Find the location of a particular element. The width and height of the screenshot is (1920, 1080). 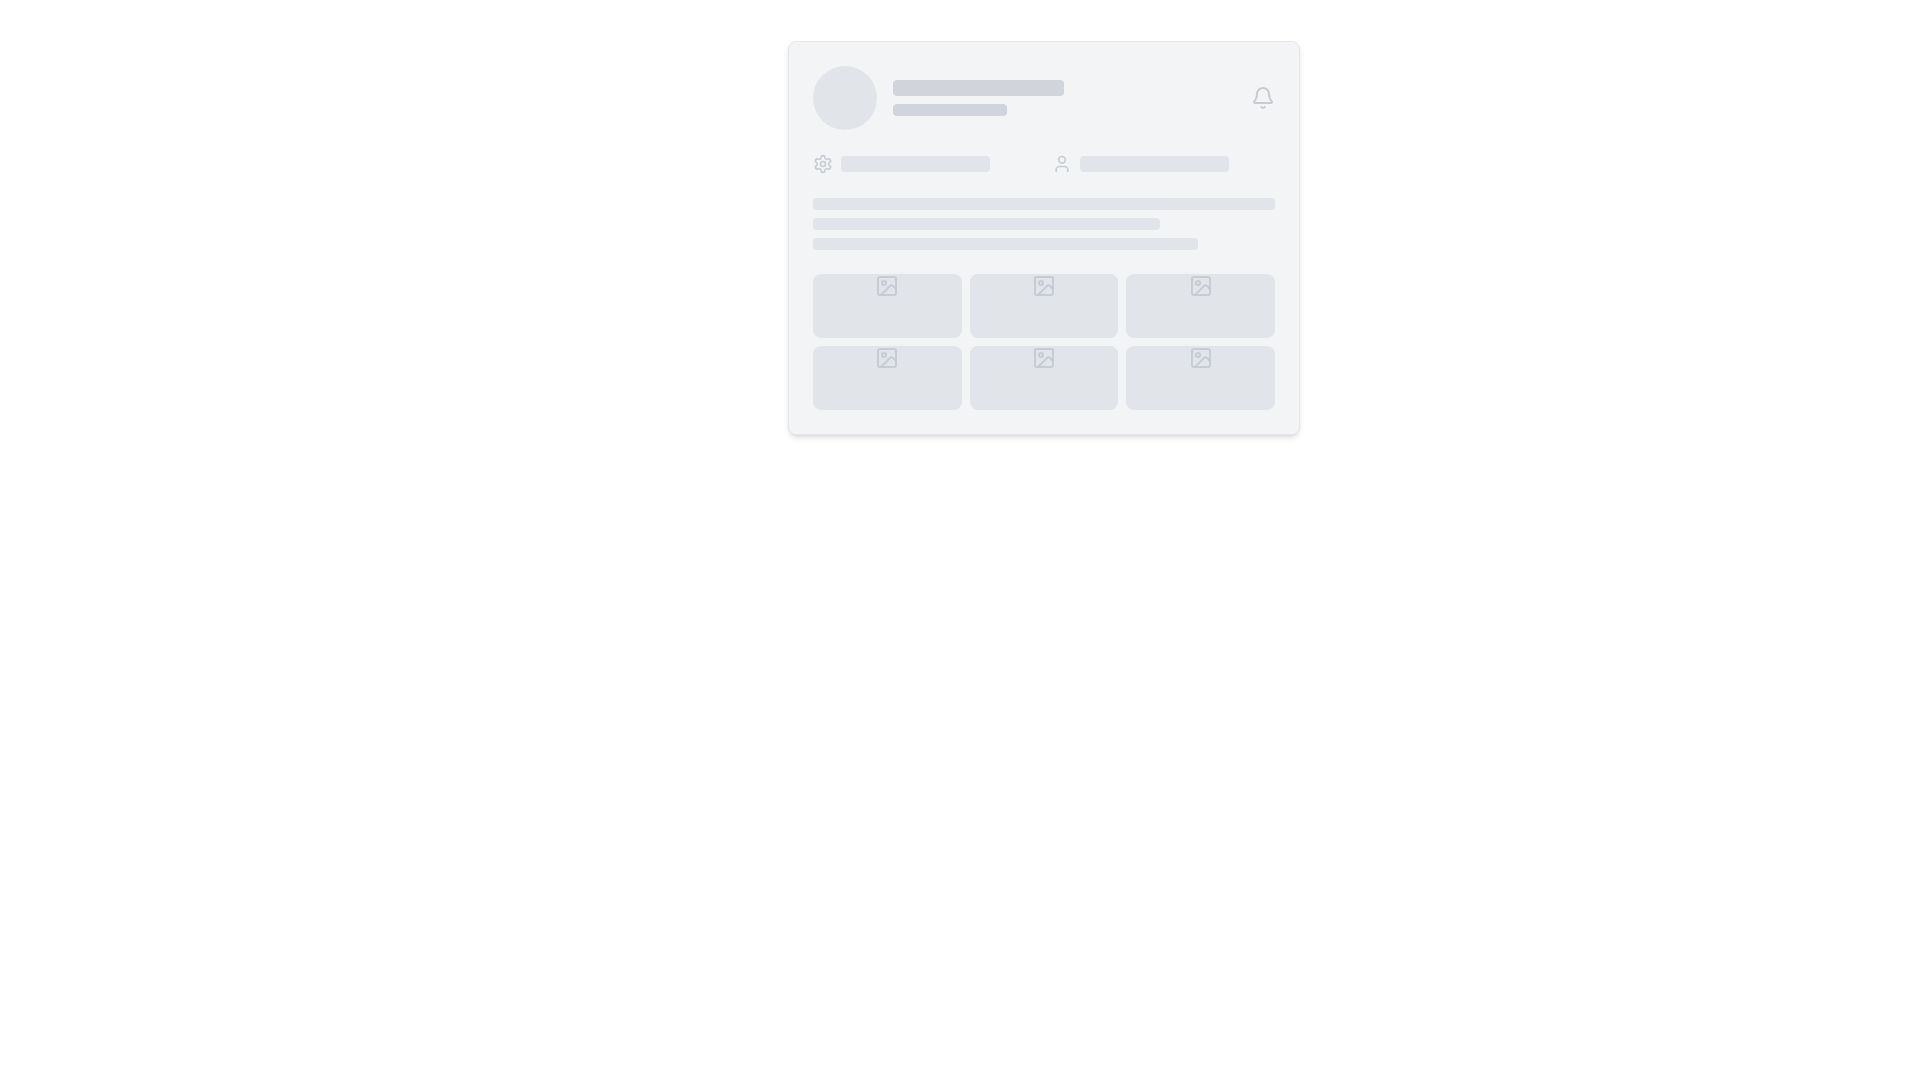

the placeholder status of the first element in the grid layout, which displays a placeholder icon for content is located at coordinates (886, 305).